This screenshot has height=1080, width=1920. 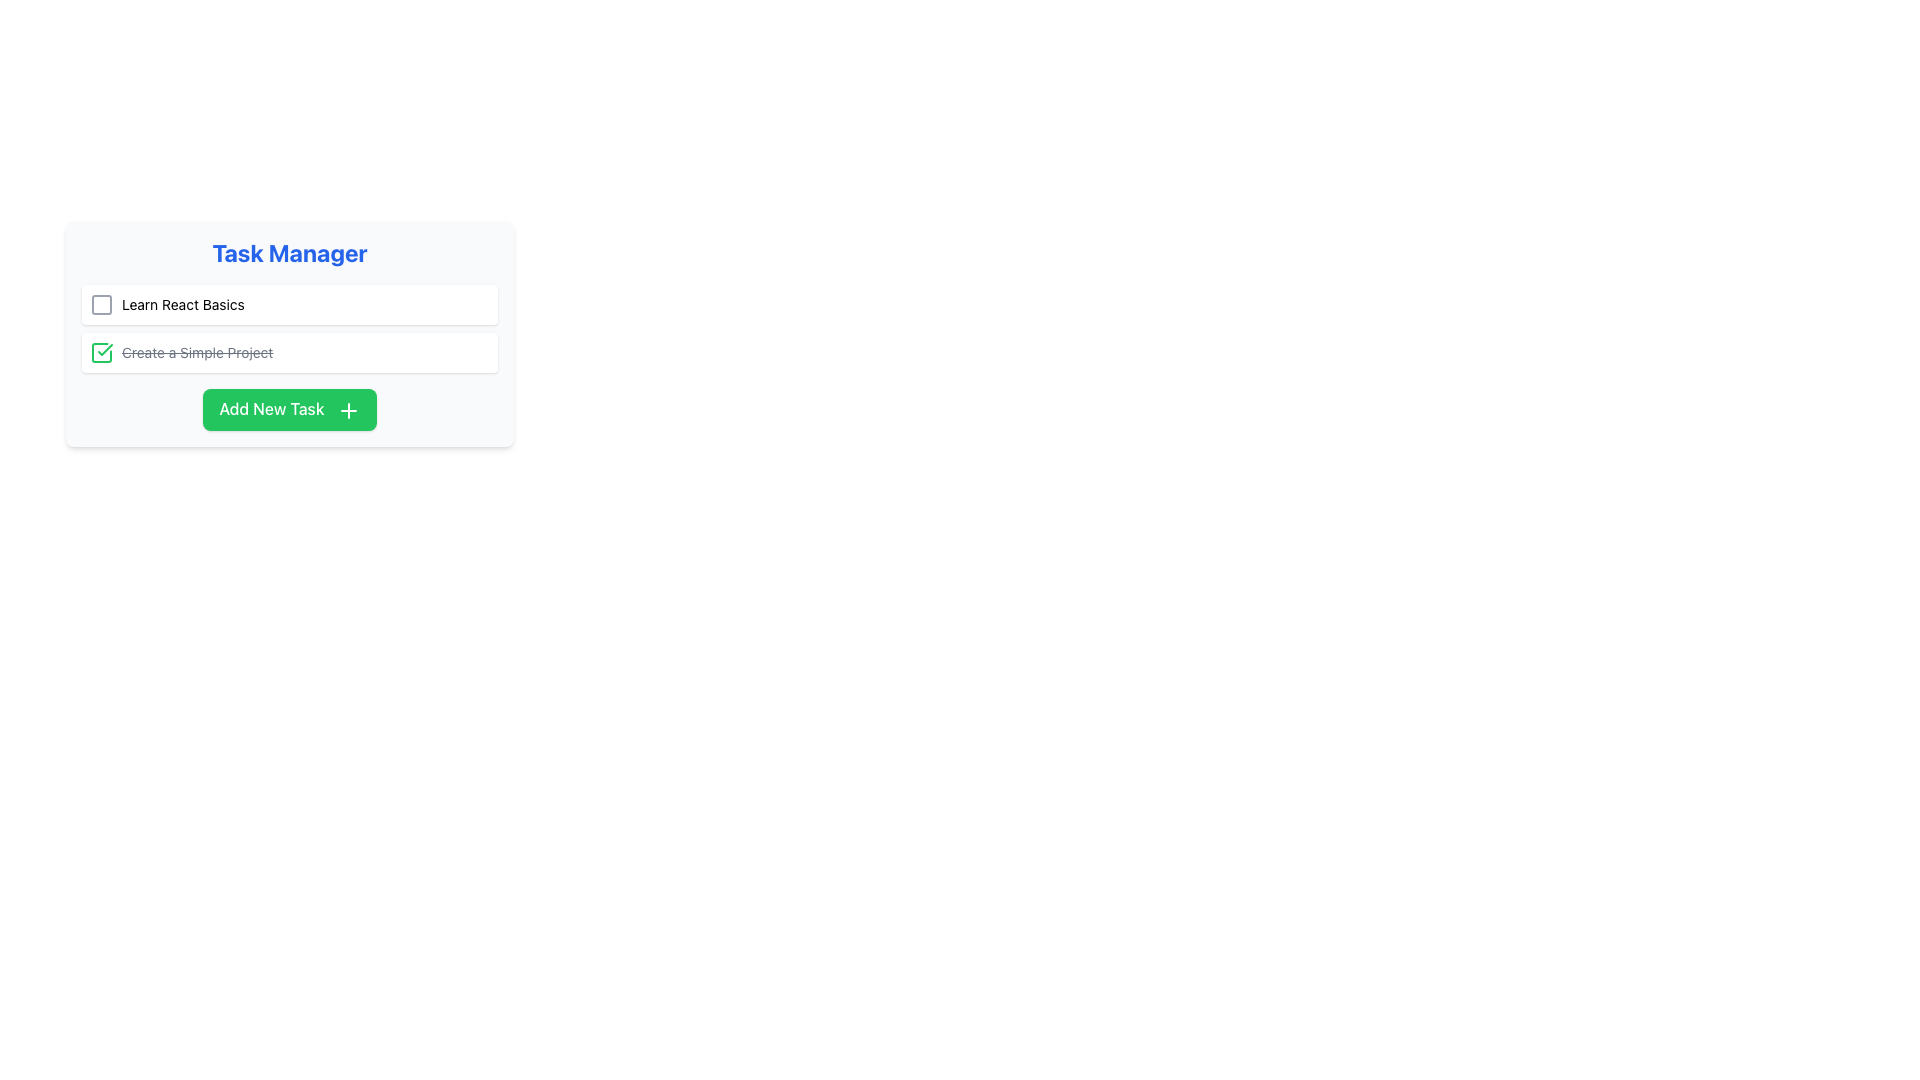 I want to click on the green checkbox icon to the left of the text 'Create a Simple Project' to update the task status, so click(x=181, y=352).